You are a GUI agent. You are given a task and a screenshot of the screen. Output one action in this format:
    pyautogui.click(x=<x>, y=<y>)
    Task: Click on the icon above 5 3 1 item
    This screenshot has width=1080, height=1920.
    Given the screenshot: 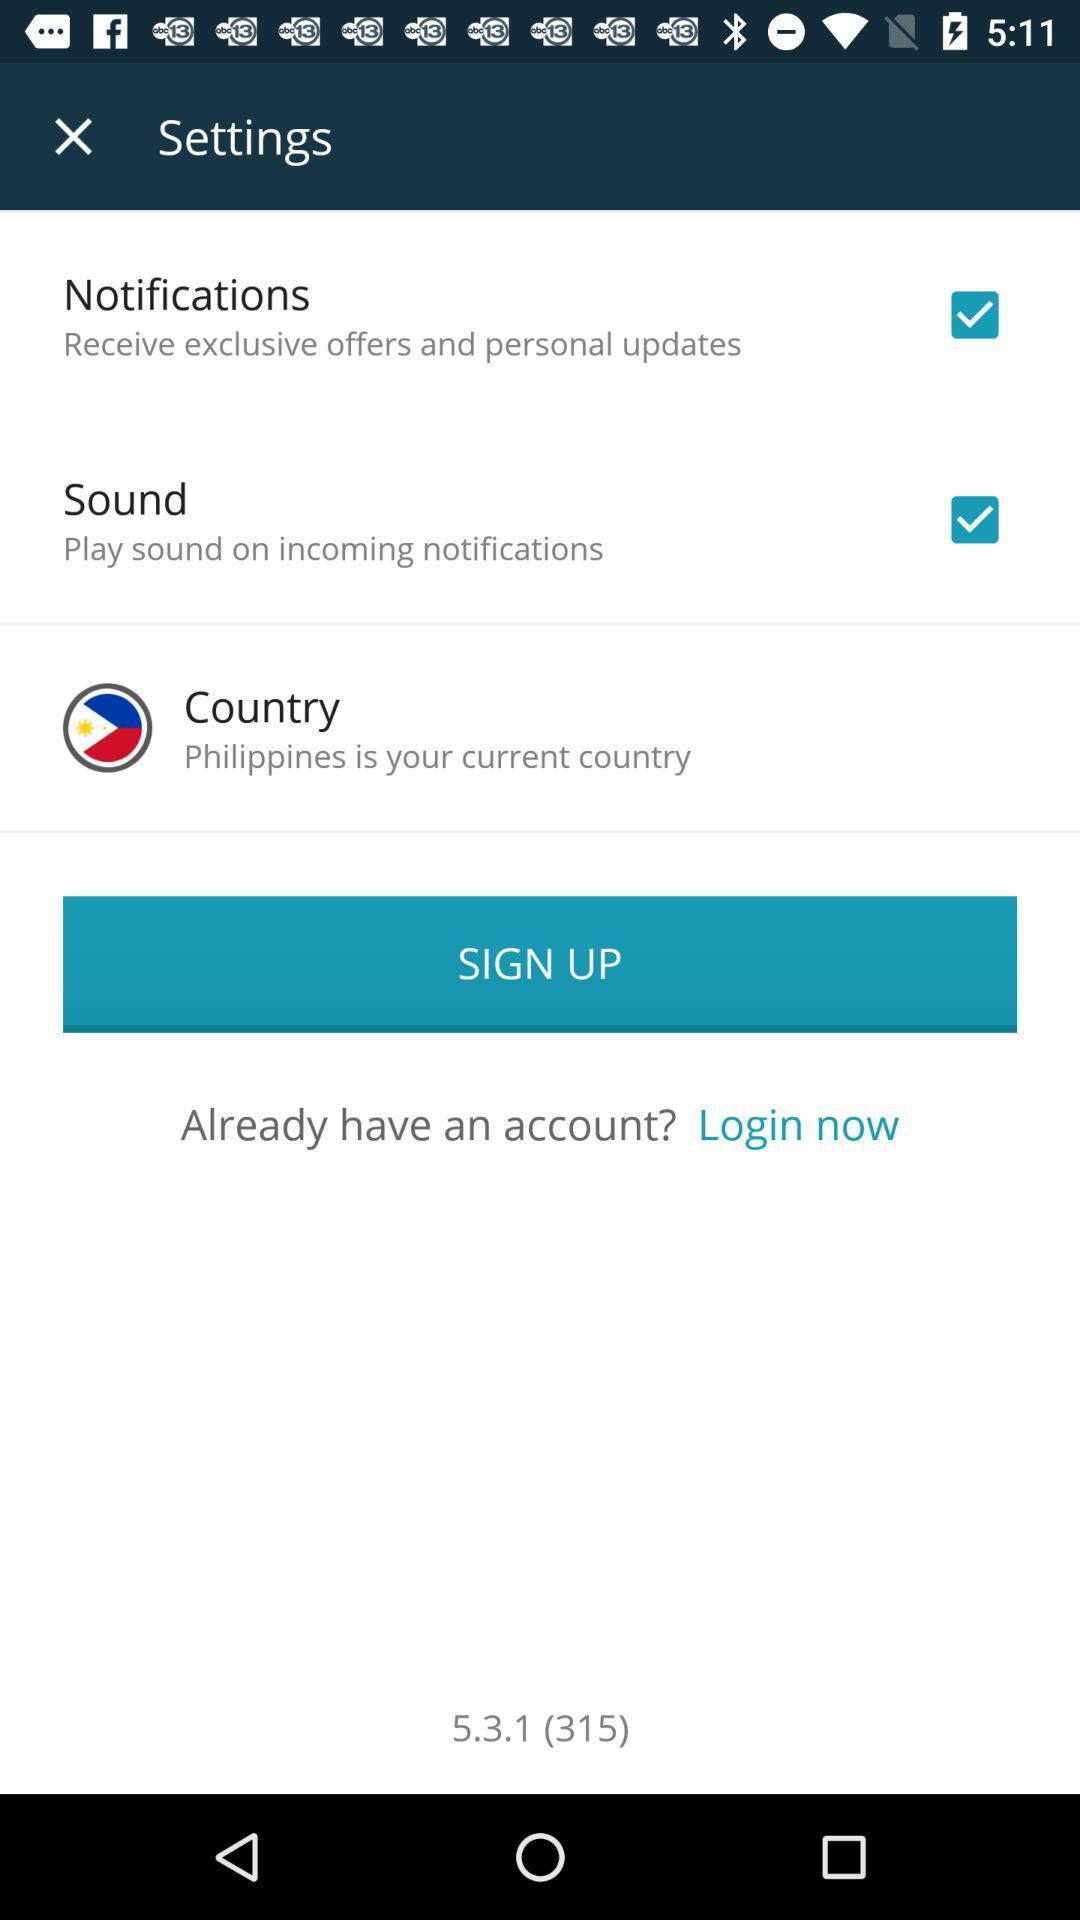 What is the action you would take?
    pyautogui.click(x=797, y=1123)
    